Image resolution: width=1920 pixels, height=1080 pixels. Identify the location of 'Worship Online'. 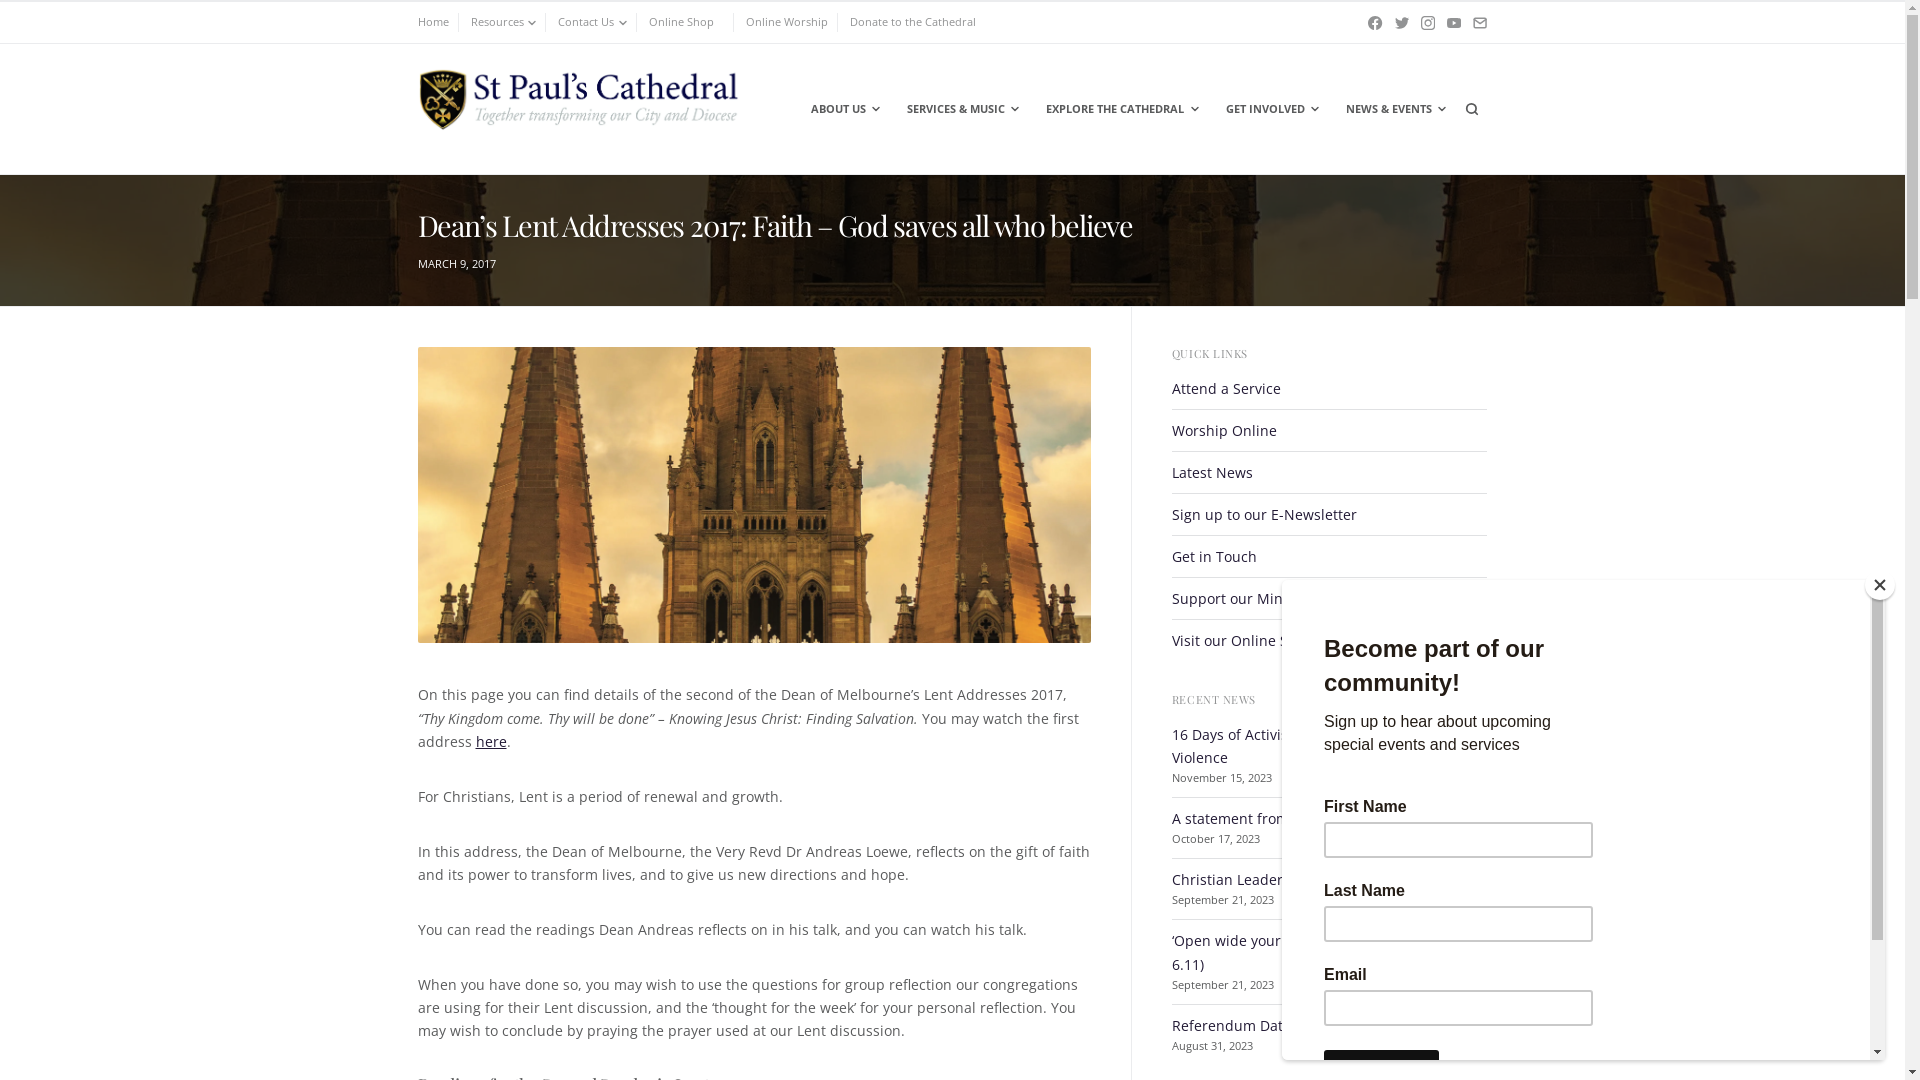
(1223, 429).